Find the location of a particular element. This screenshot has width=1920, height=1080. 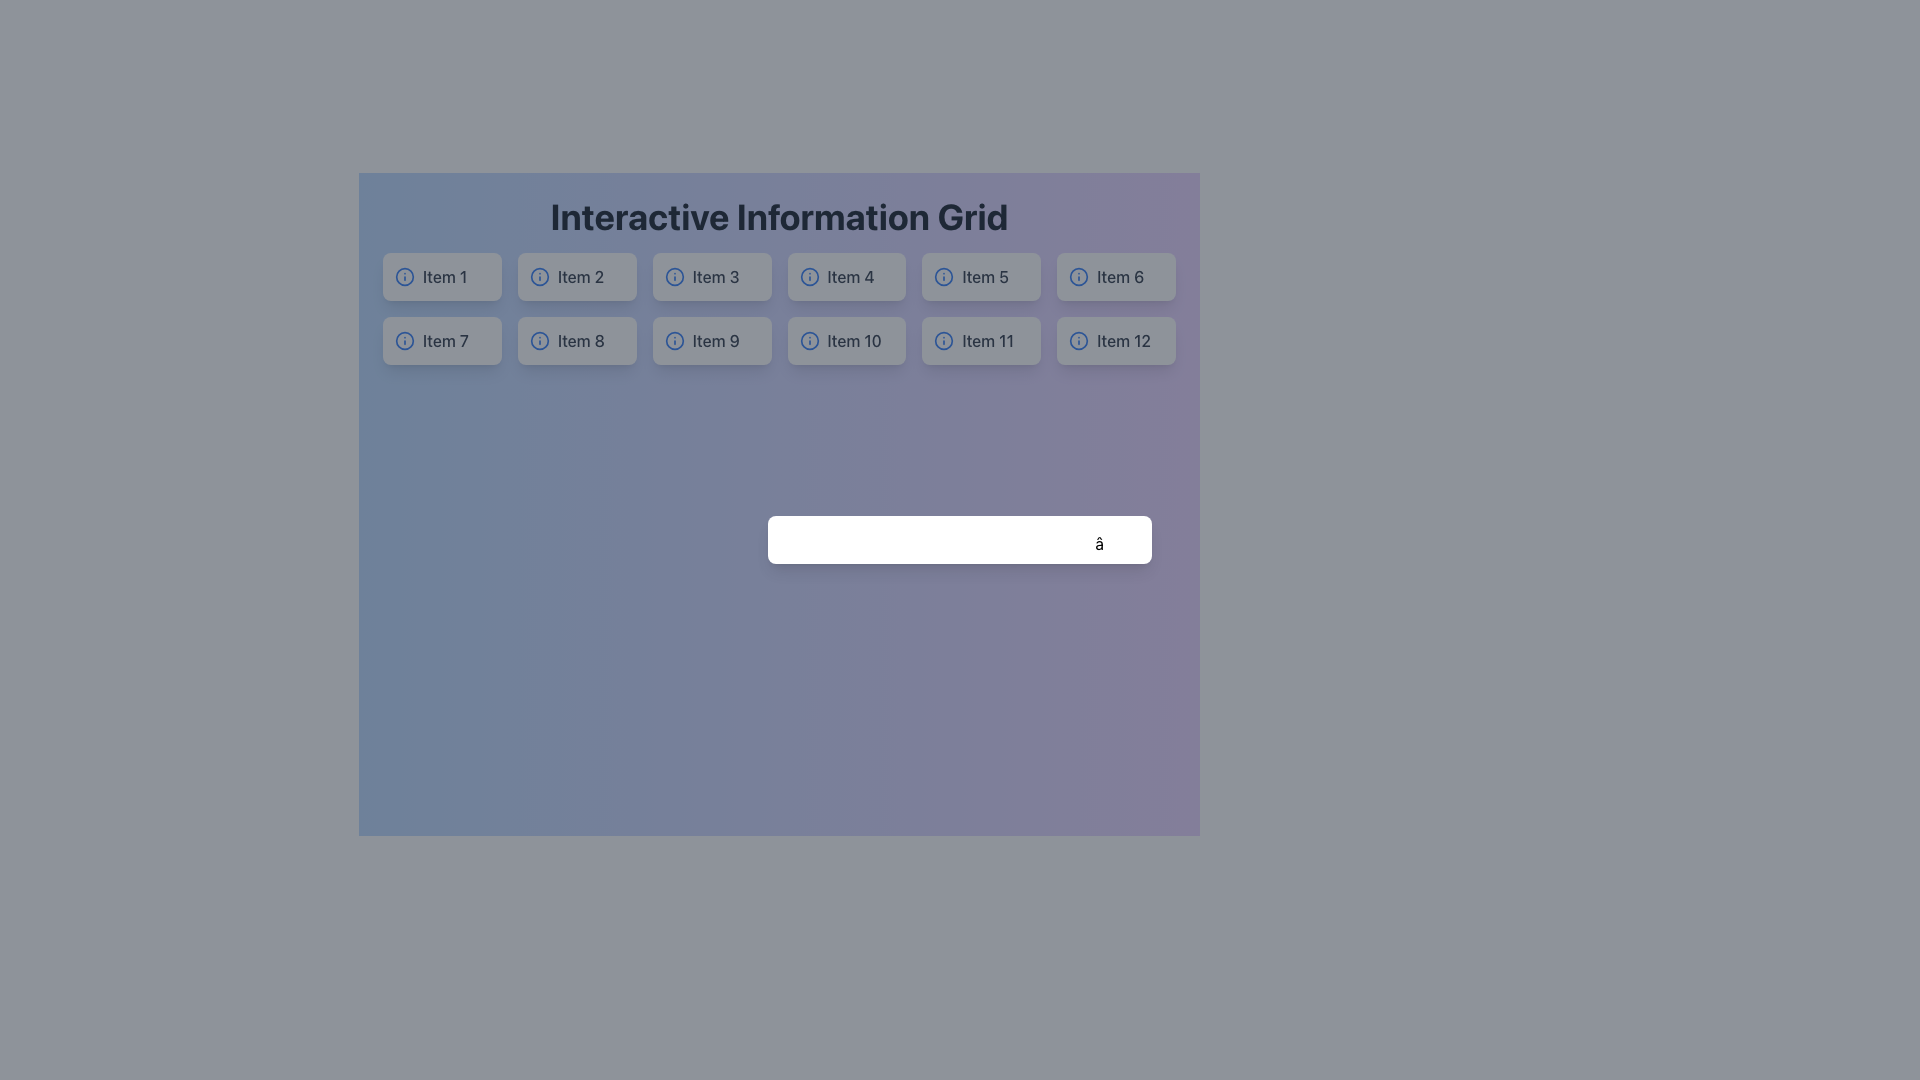

the informational icon located in the first column and first row of the grid layout is located at coordinates (403, 277).